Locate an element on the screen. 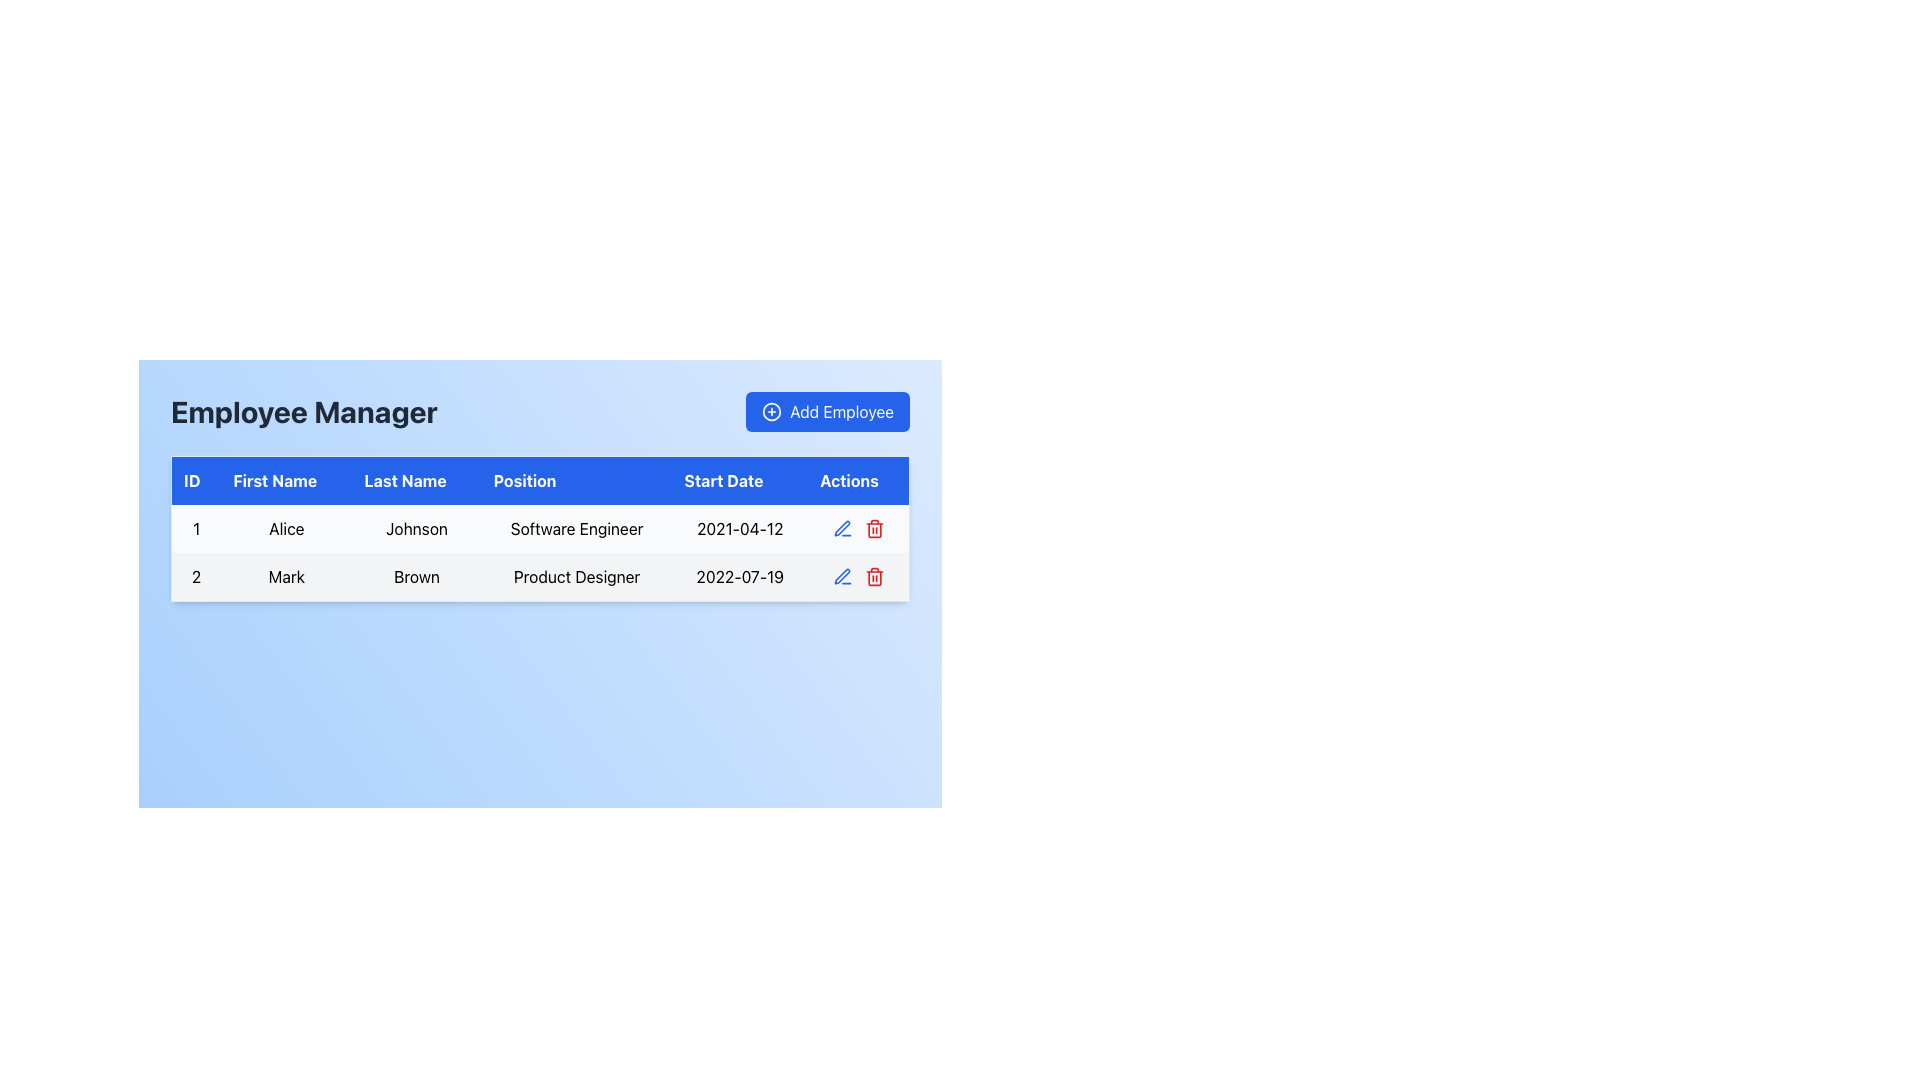  the 'Employee Manager' text label element, which displays in bold large dark gray font above the employee information table is located at coordinates (303, 411).